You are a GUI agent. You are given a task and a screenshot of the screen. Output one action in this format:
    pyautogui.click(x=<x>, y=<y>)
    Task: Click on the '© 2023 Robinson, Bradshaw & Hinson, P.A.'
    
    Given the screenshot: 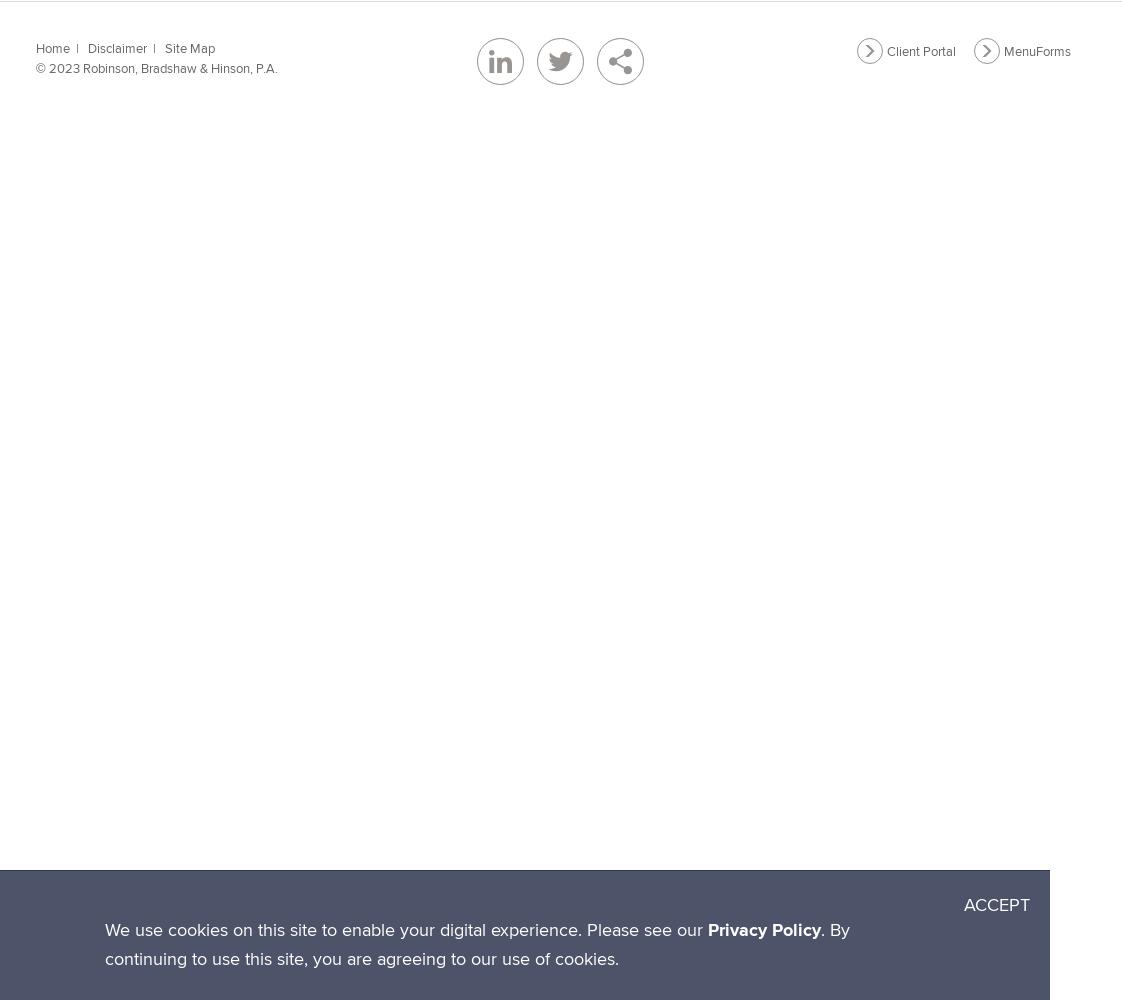 What is the action you would take?
    pyautogui.click(x=35, y=67)
    